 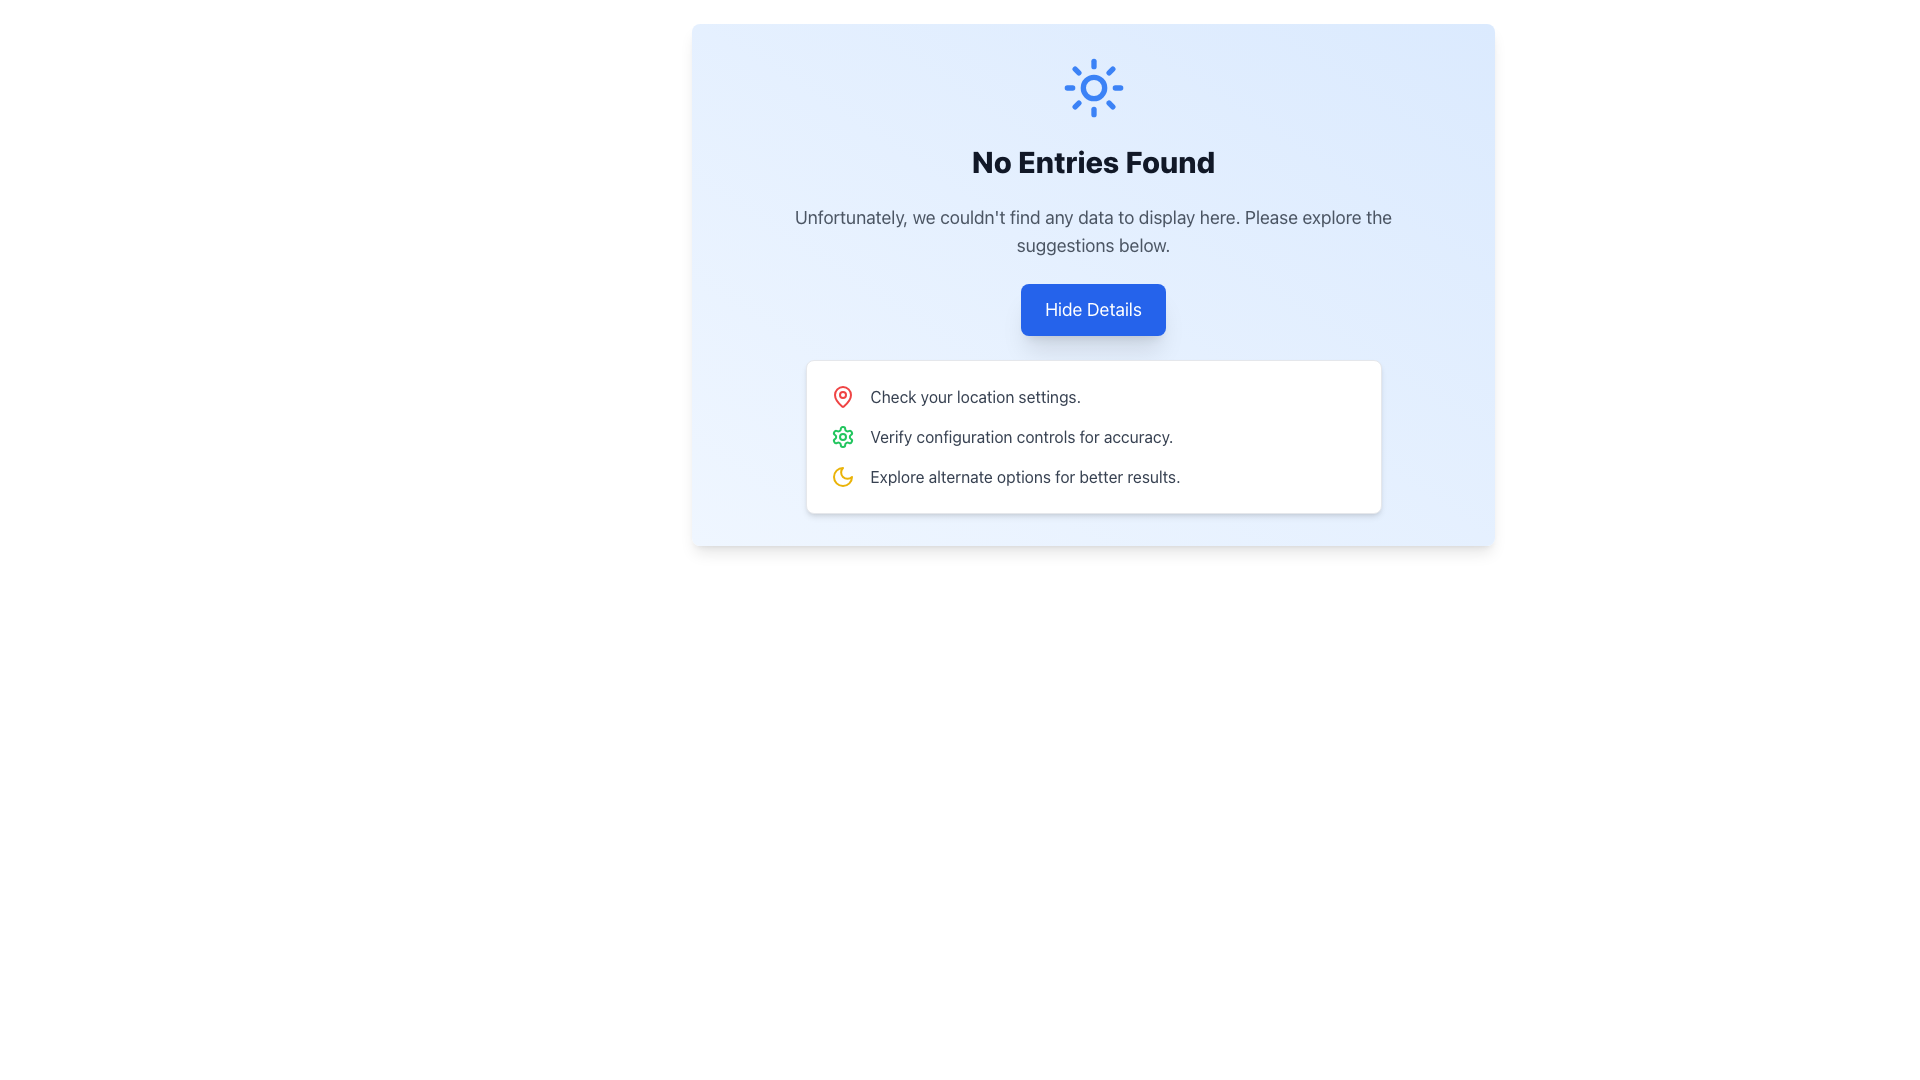 I want to click on the green gear icon representing settings located to the left of the second suggestion item below the 'No Entries Found' notification, so click(x=842, y=435).